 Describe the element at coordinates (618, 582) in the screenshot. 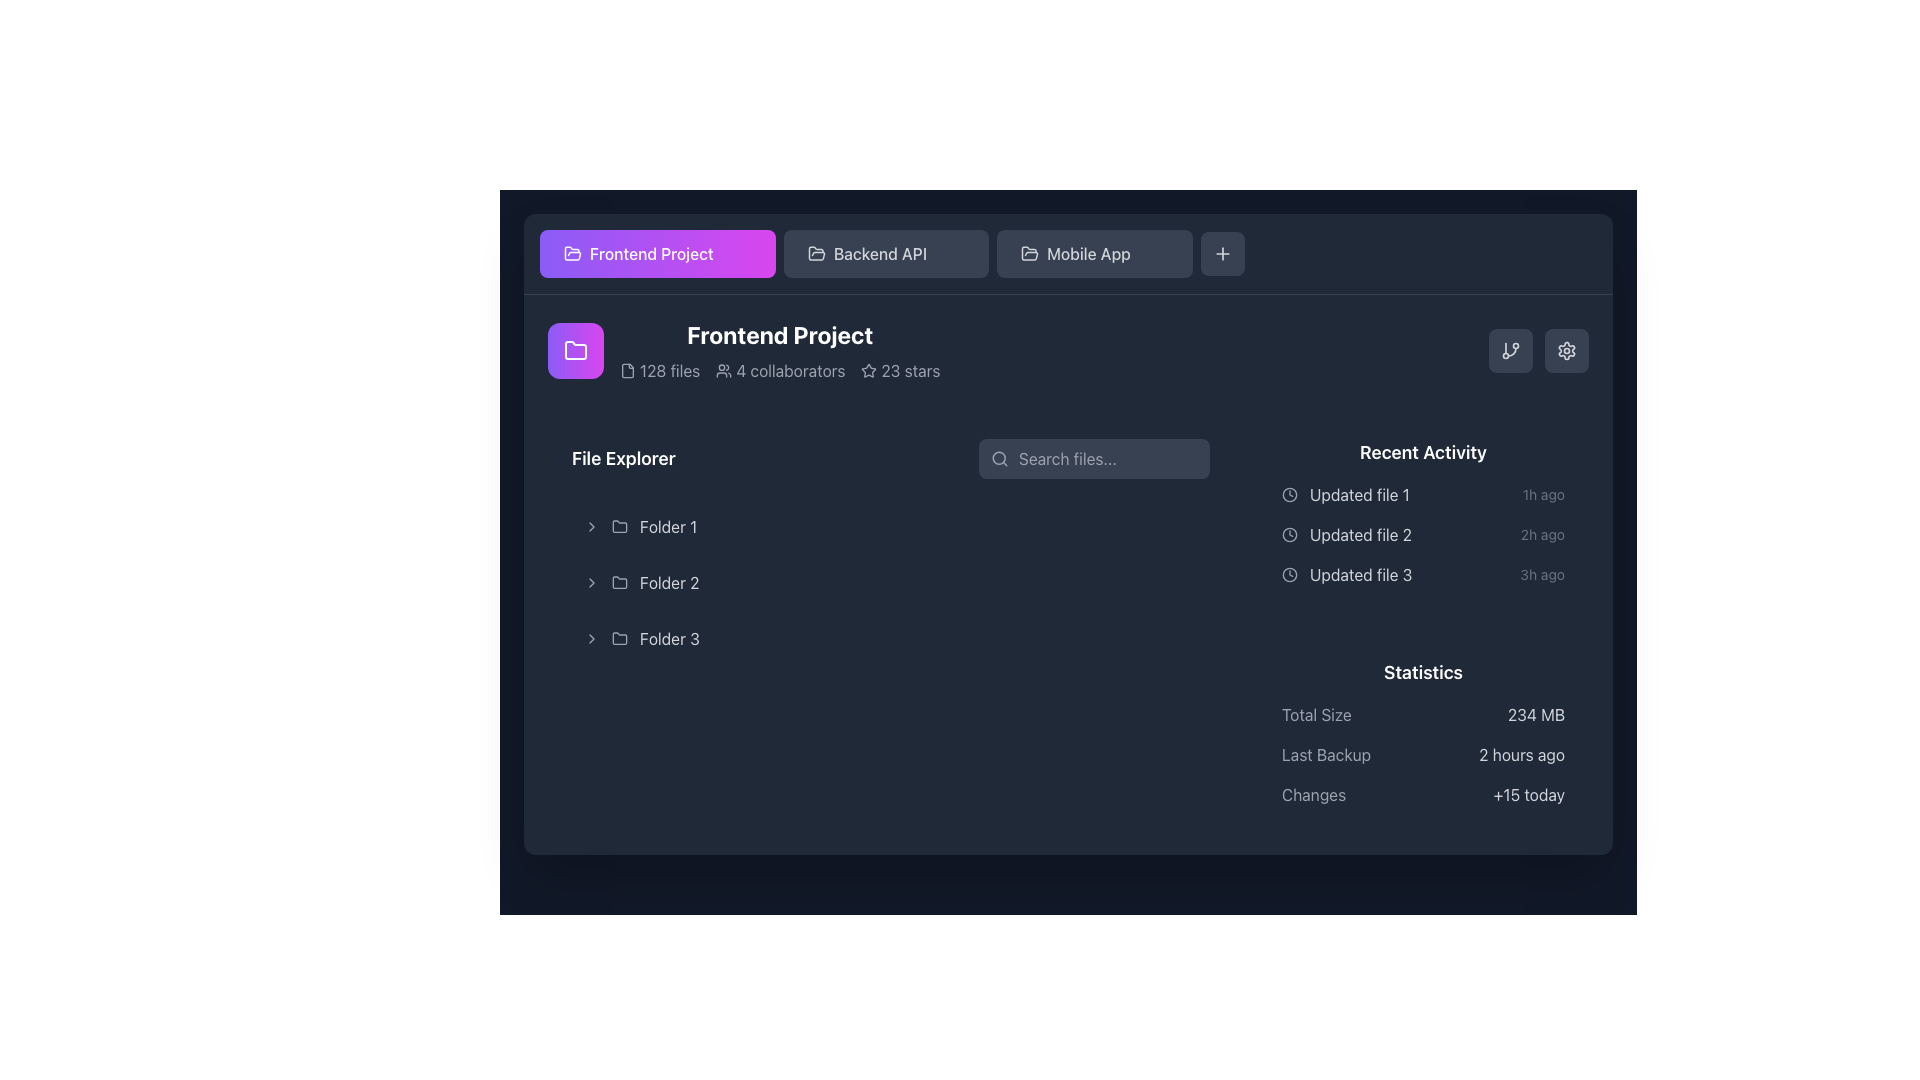

I see `the folder icon labeled 'Folder 2' in the sidebar of the file explorer interface` at that location.